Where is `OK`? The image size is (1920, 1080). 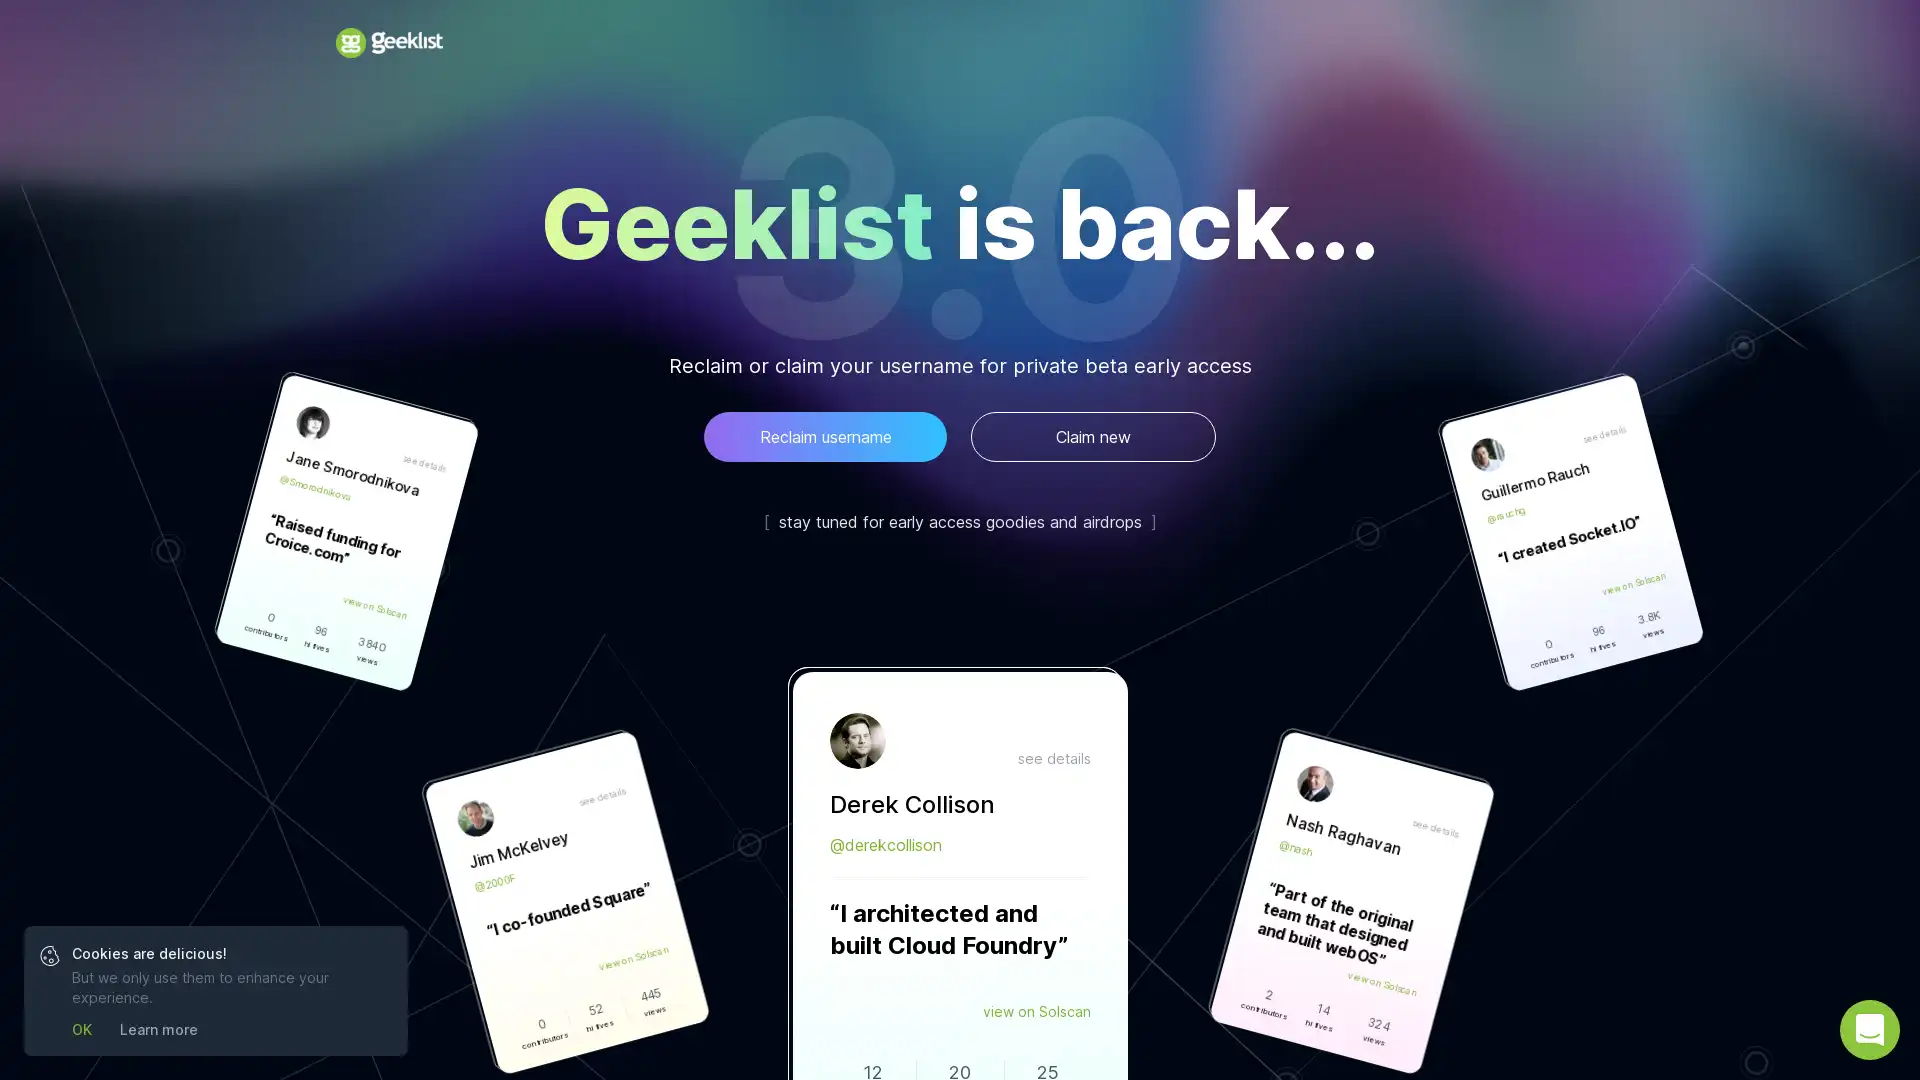
OK is located at coordinates (80, 1029).